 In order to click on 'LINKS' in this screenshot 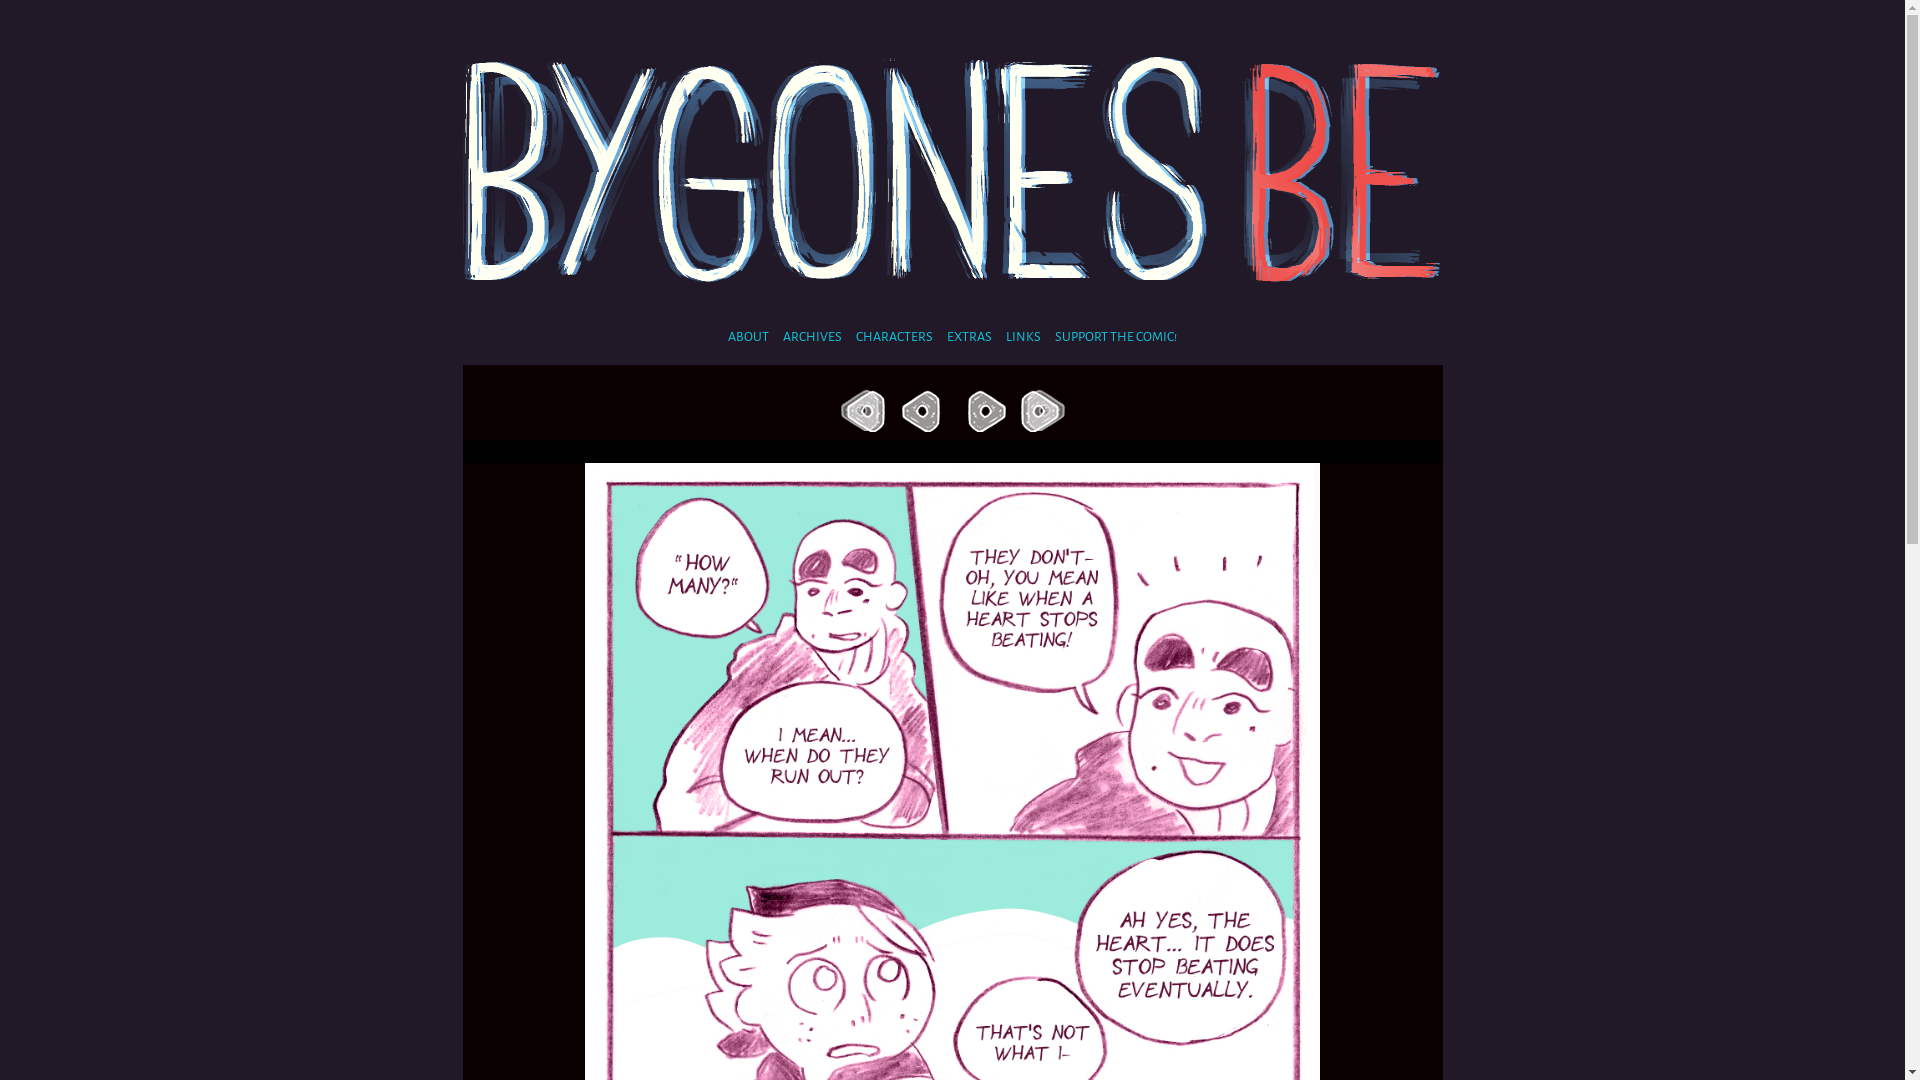, I will do `click(1023, 336)`.